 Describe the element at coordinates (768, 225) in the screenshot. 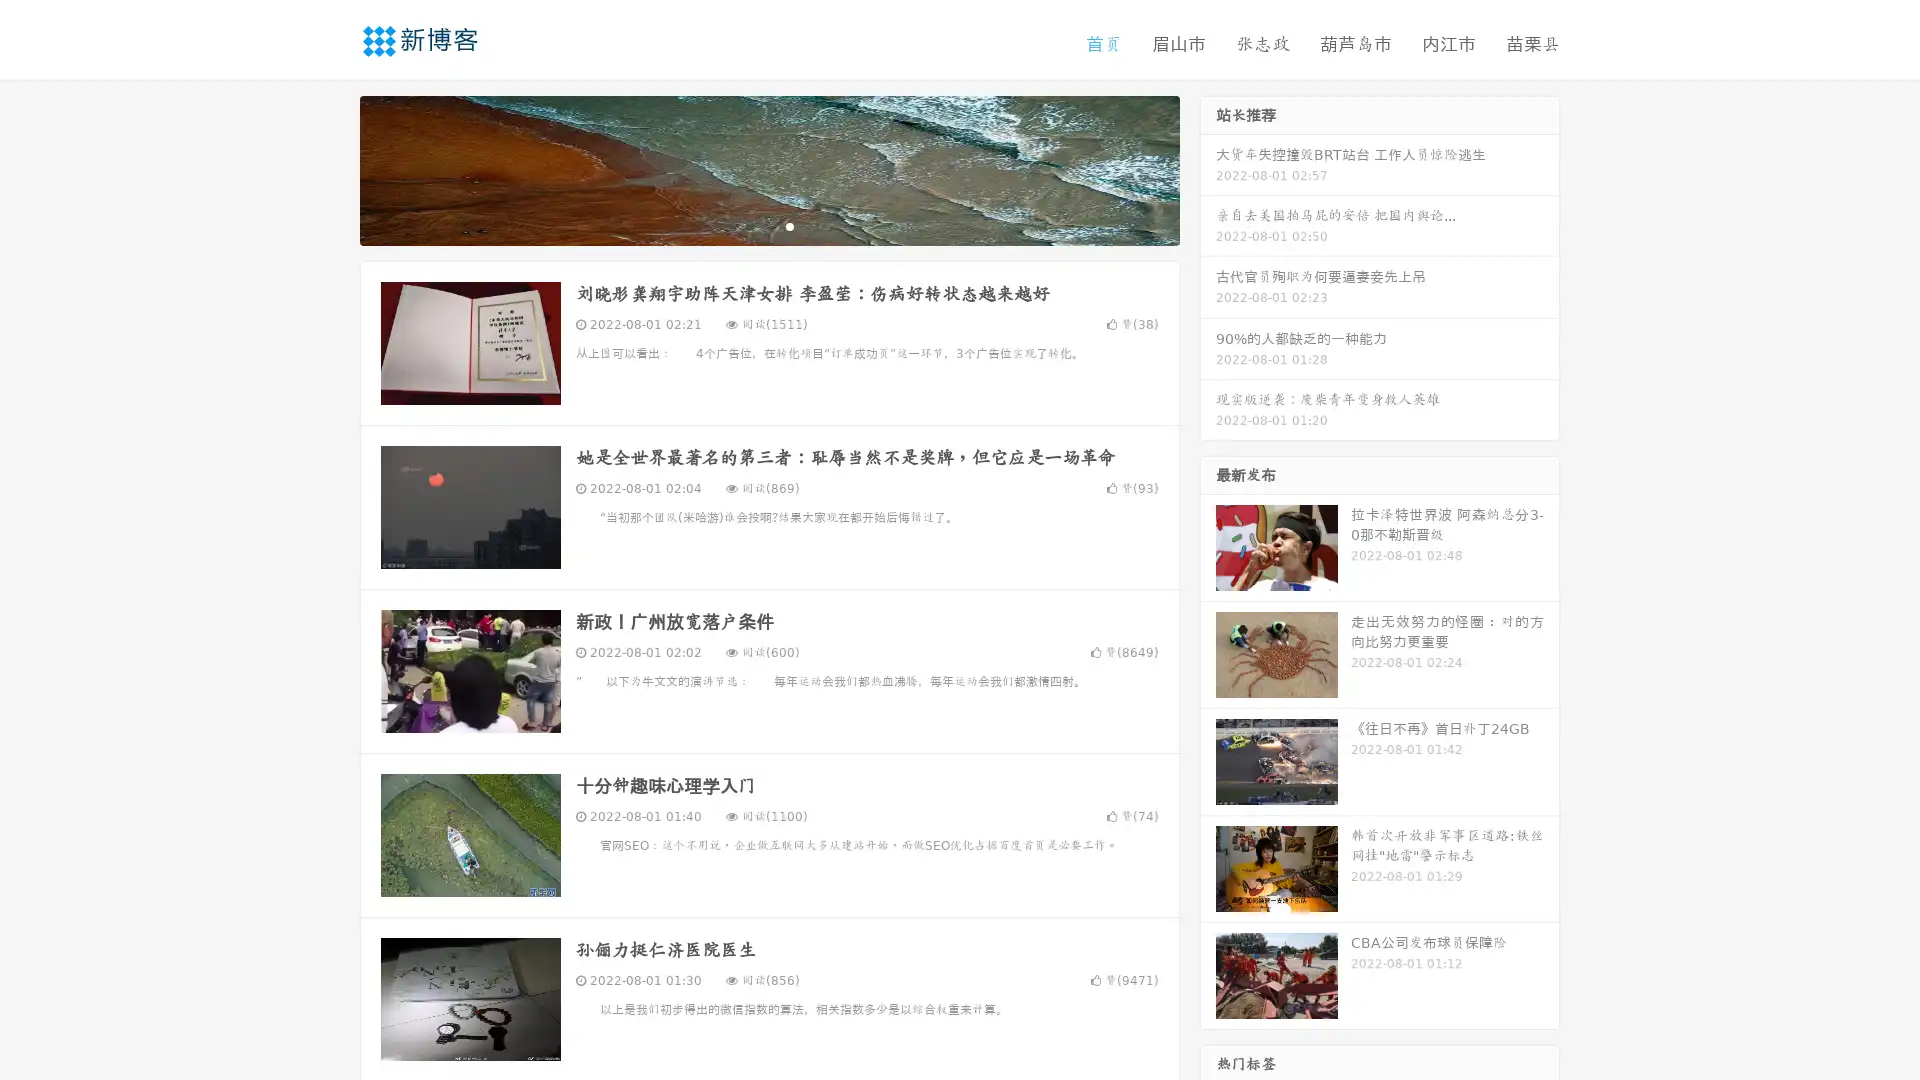

I see `Go to slide 2` at that location.